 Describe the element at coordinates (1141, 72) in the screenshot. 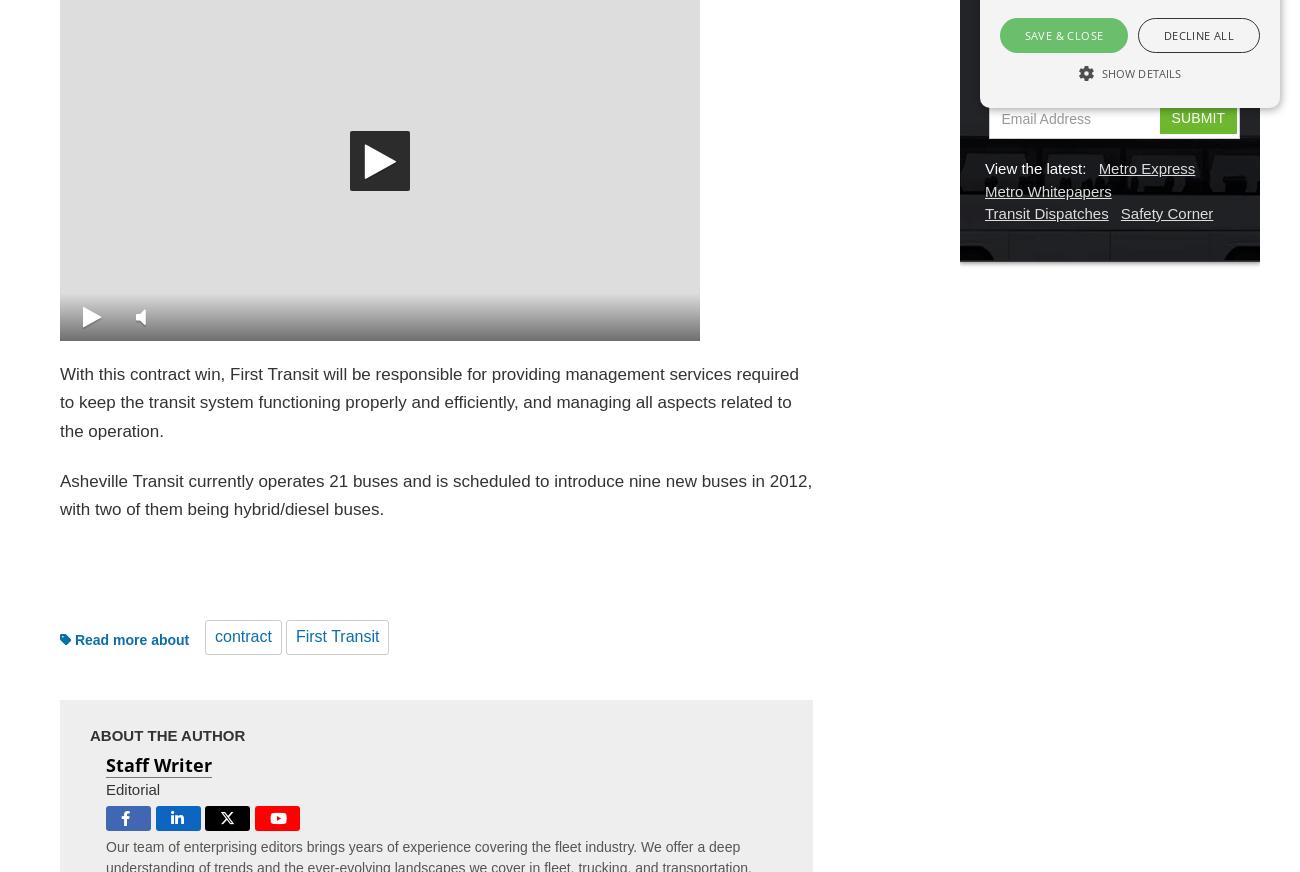

I see `'Show details'` at that location.